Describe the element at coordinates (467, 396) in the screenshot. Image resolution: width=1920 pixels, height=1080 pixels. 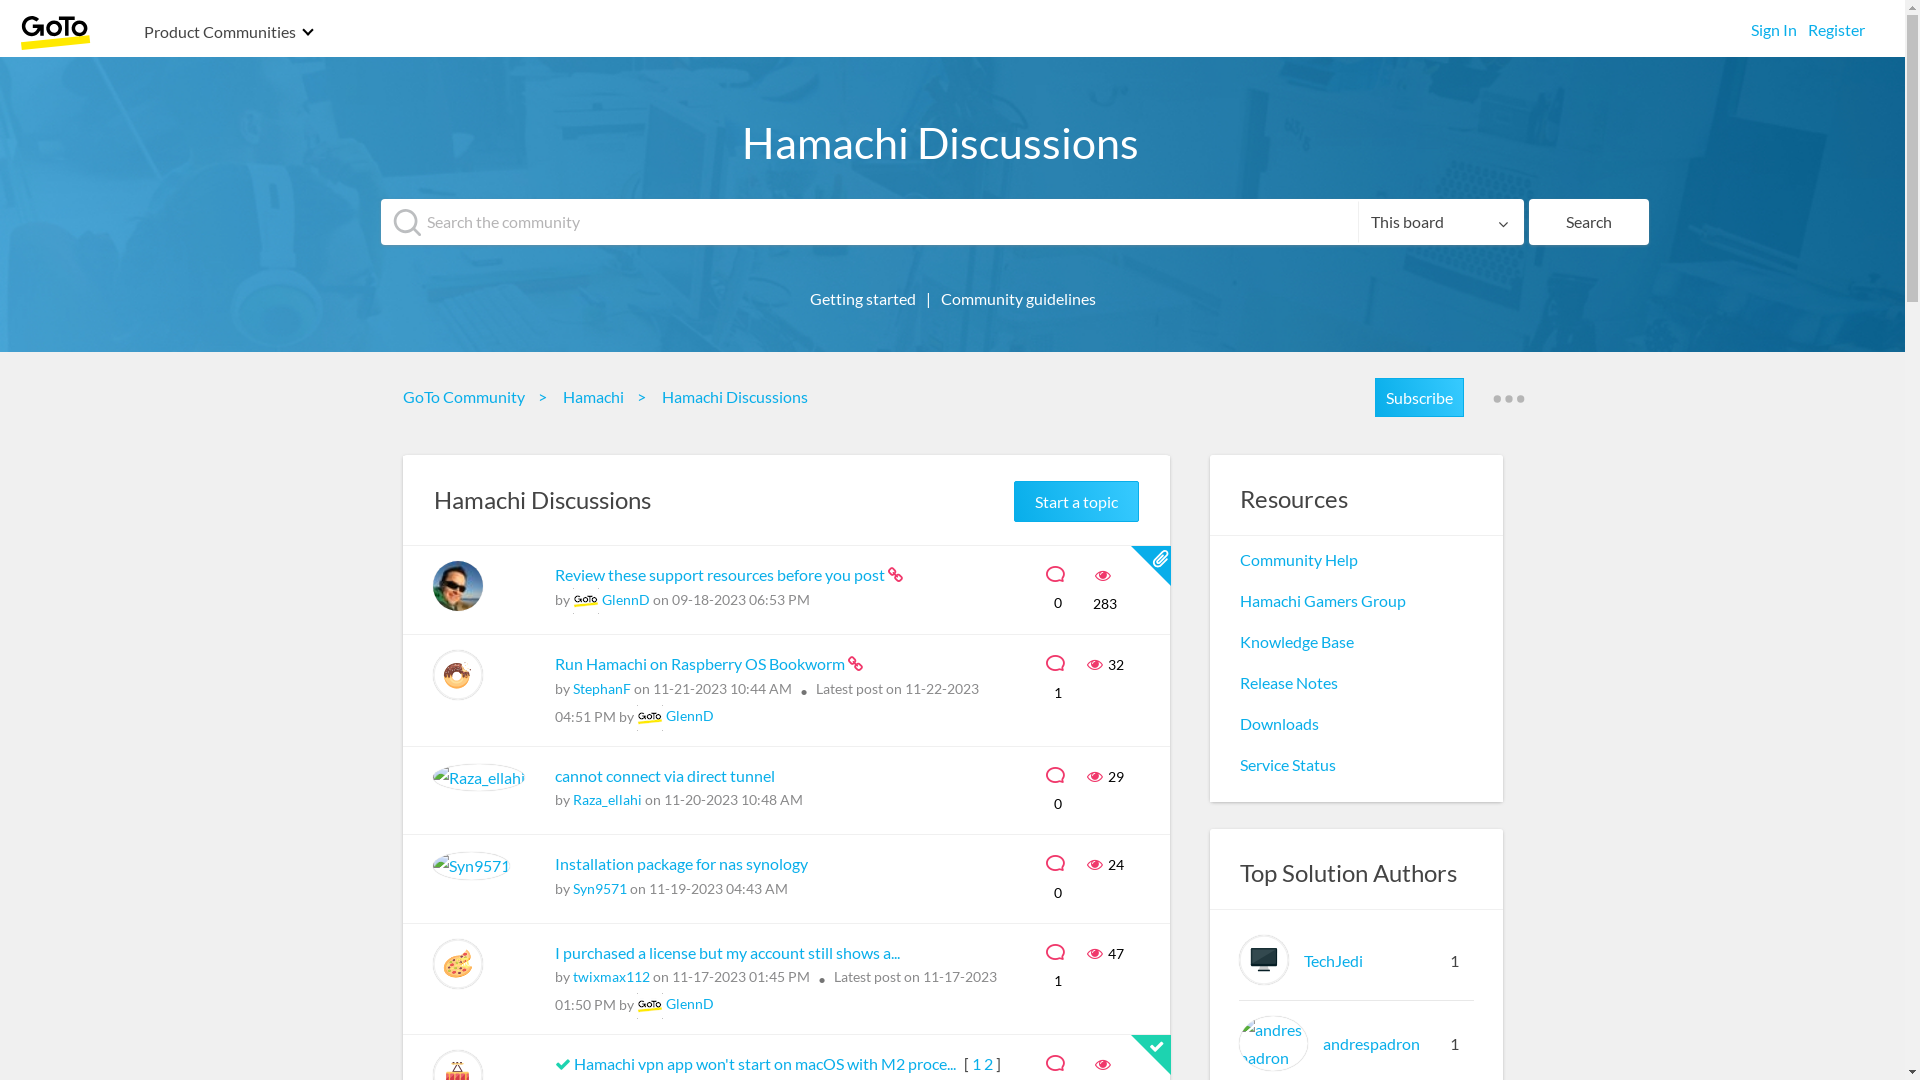
I see `'GoTo Community'` at that location.